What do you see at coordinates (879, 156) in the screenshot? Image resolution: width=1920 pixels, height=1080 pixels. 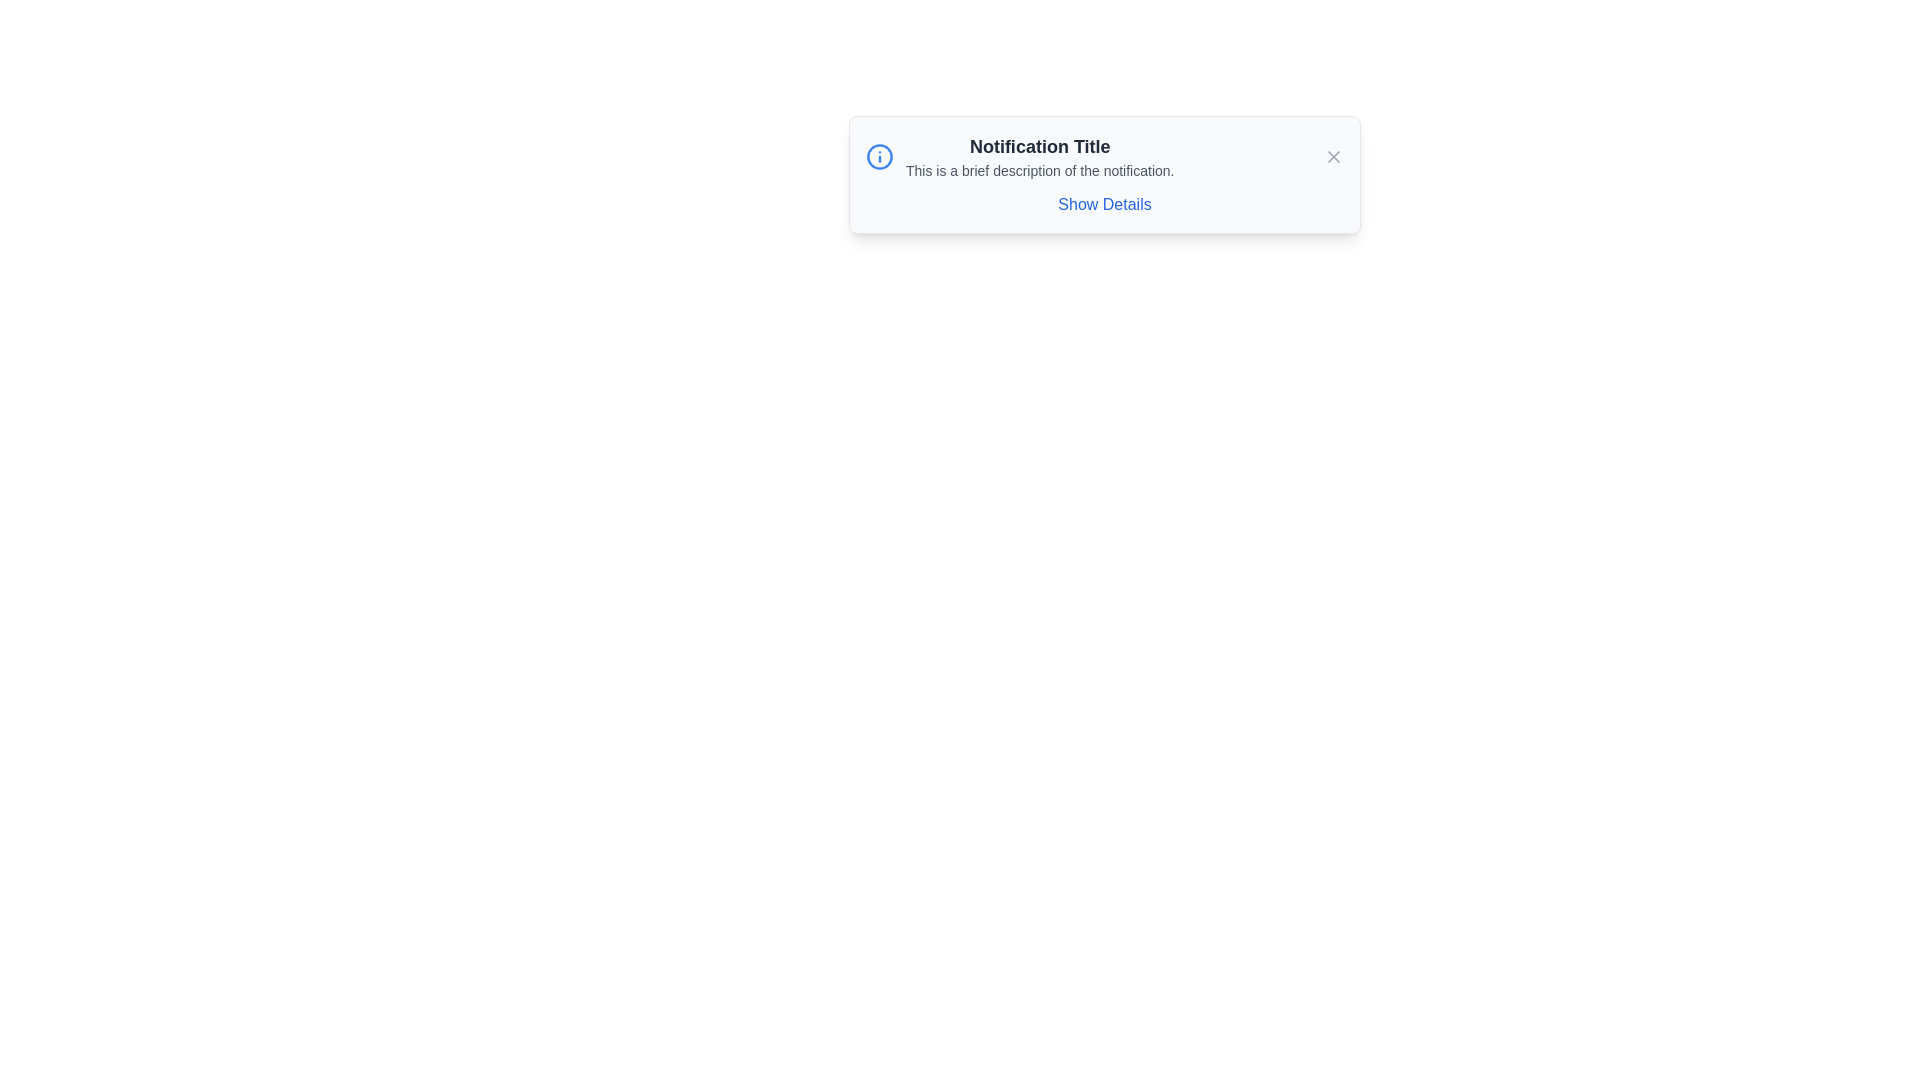 I see `the informational icon located at the top-left corner of the notification card, which serves as a significant identifier for the card` at bounding box center [879, 156].